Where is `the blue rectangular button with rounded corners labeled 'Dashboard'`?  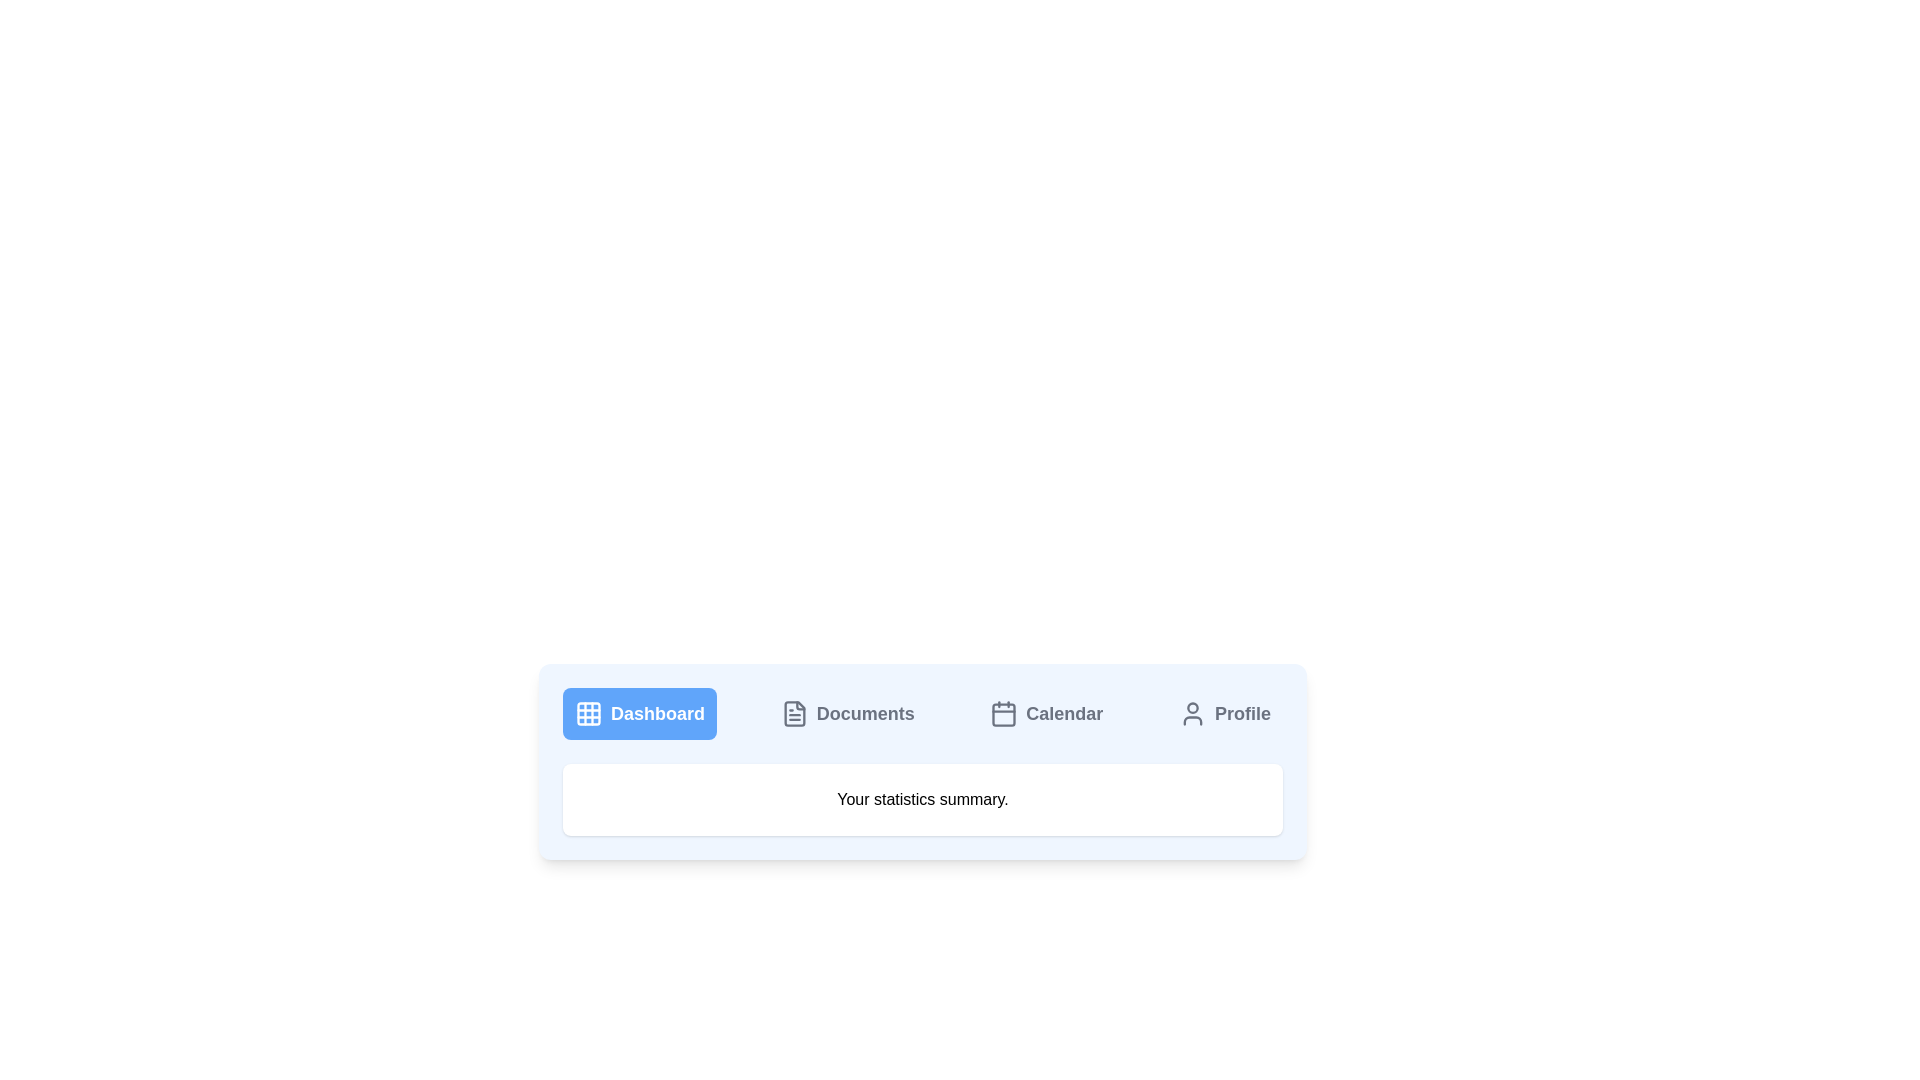 the blue rectangular button with rounded corners labeled 'Dashboard' is located at coordinates (638, 712).